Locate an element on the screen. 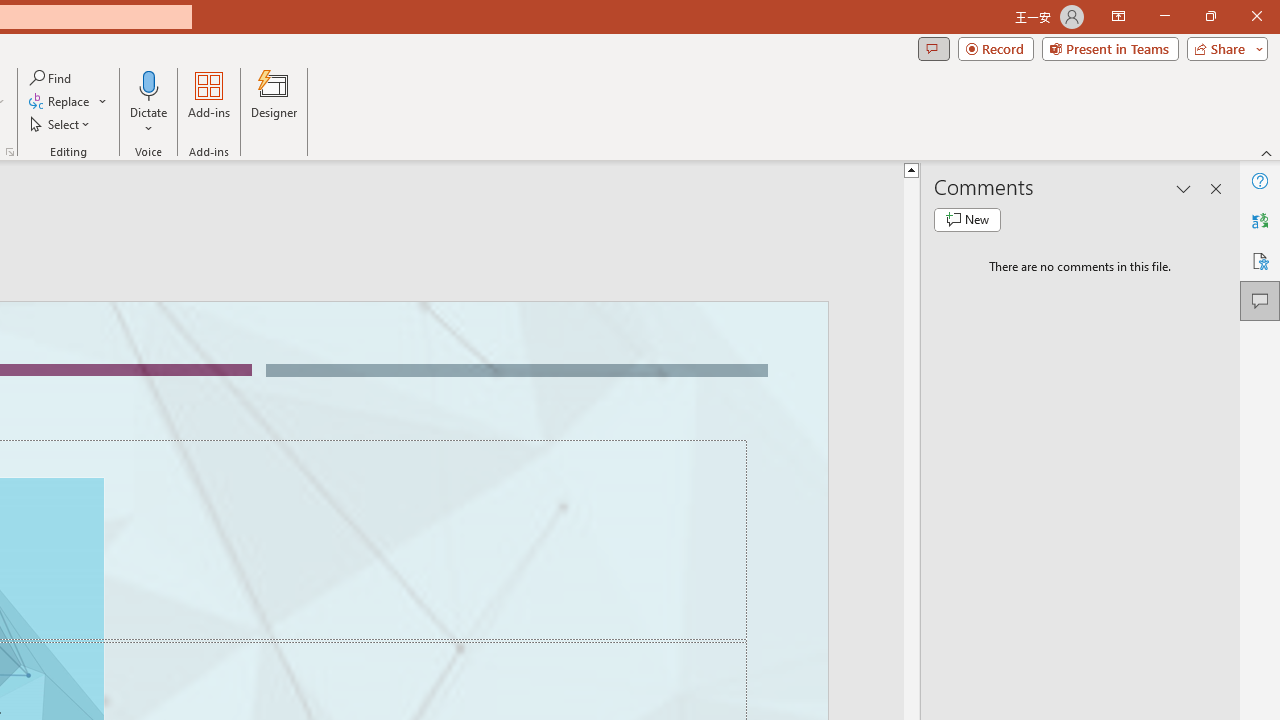 Image resolution: width=1280 pixels, height=720 pixels. 'Restore Down' is located at coordinates (1209, 16).